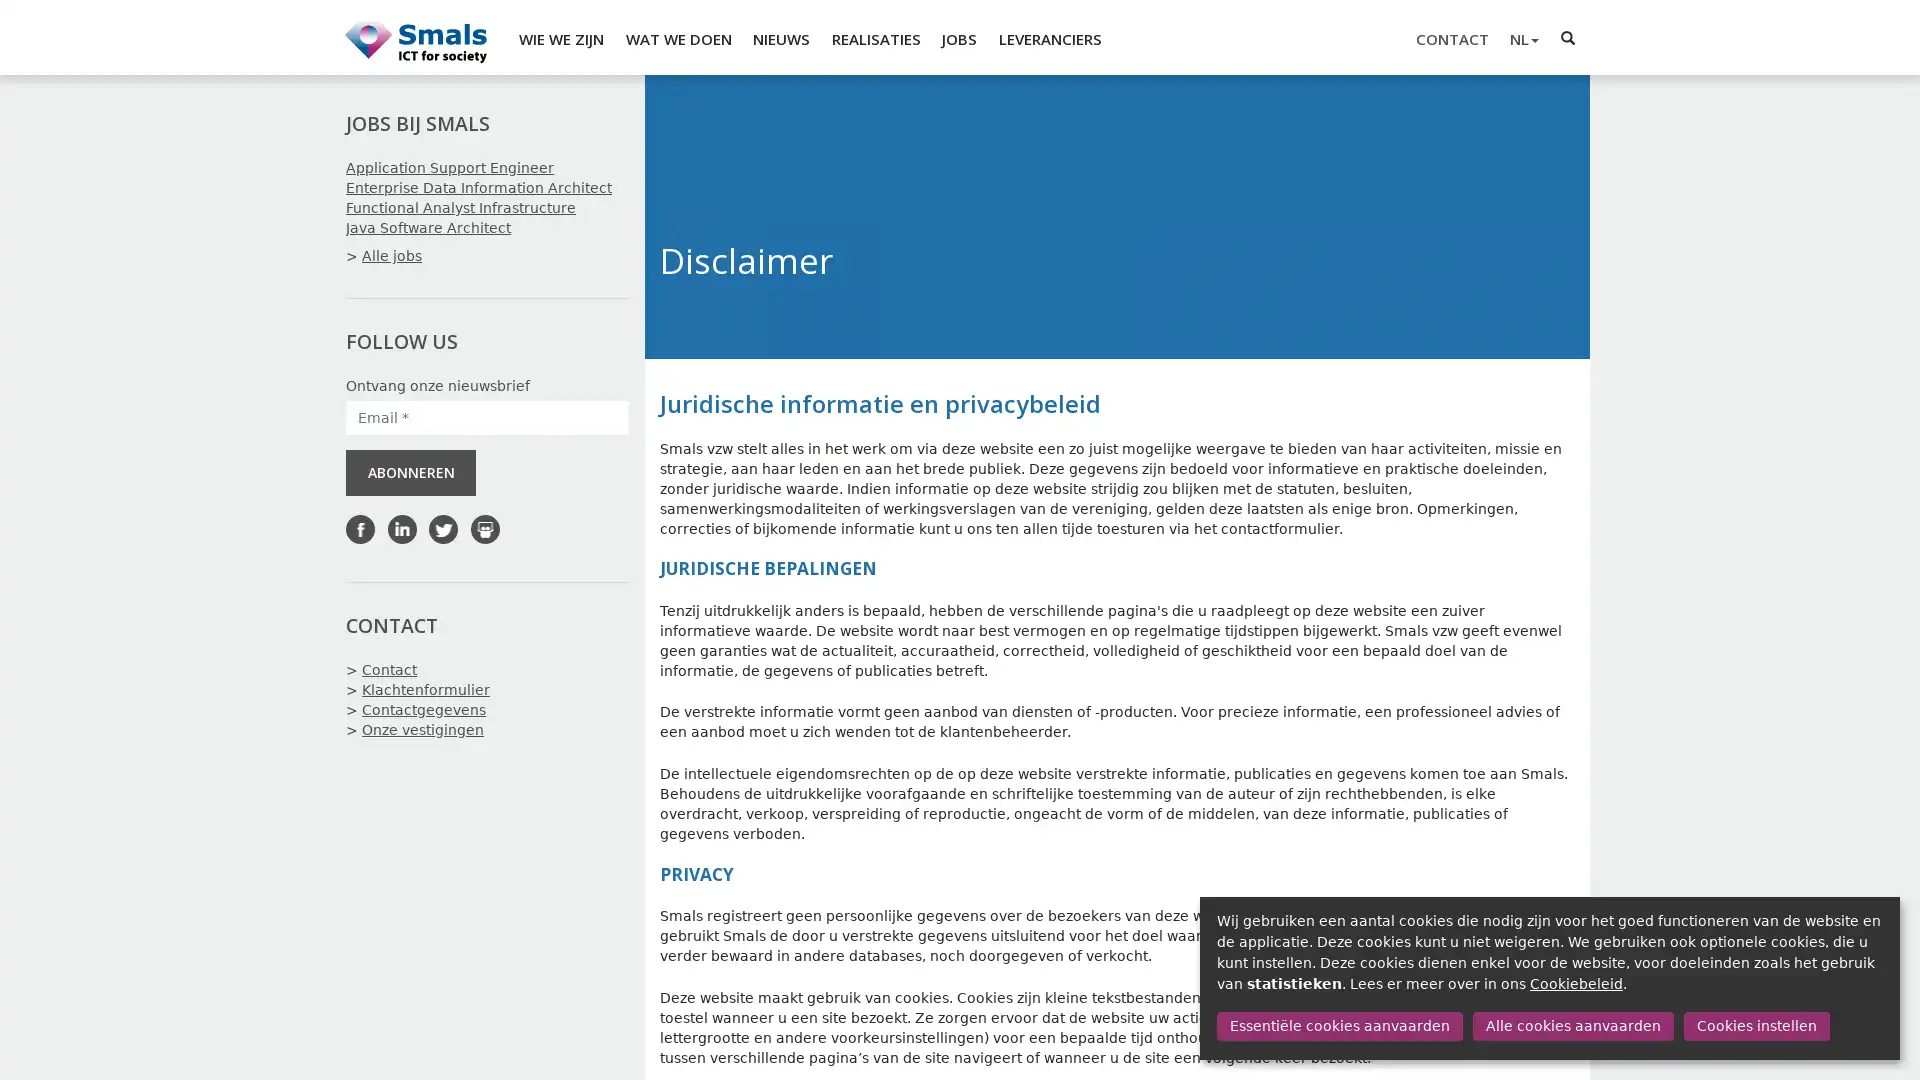 This screenshot has height=1080, width=1920. What do you see at coordinates (1571, 1026) in the screenshot?
I see `Alle cookies aanvaarden` at bounding box center [1571, 1026].